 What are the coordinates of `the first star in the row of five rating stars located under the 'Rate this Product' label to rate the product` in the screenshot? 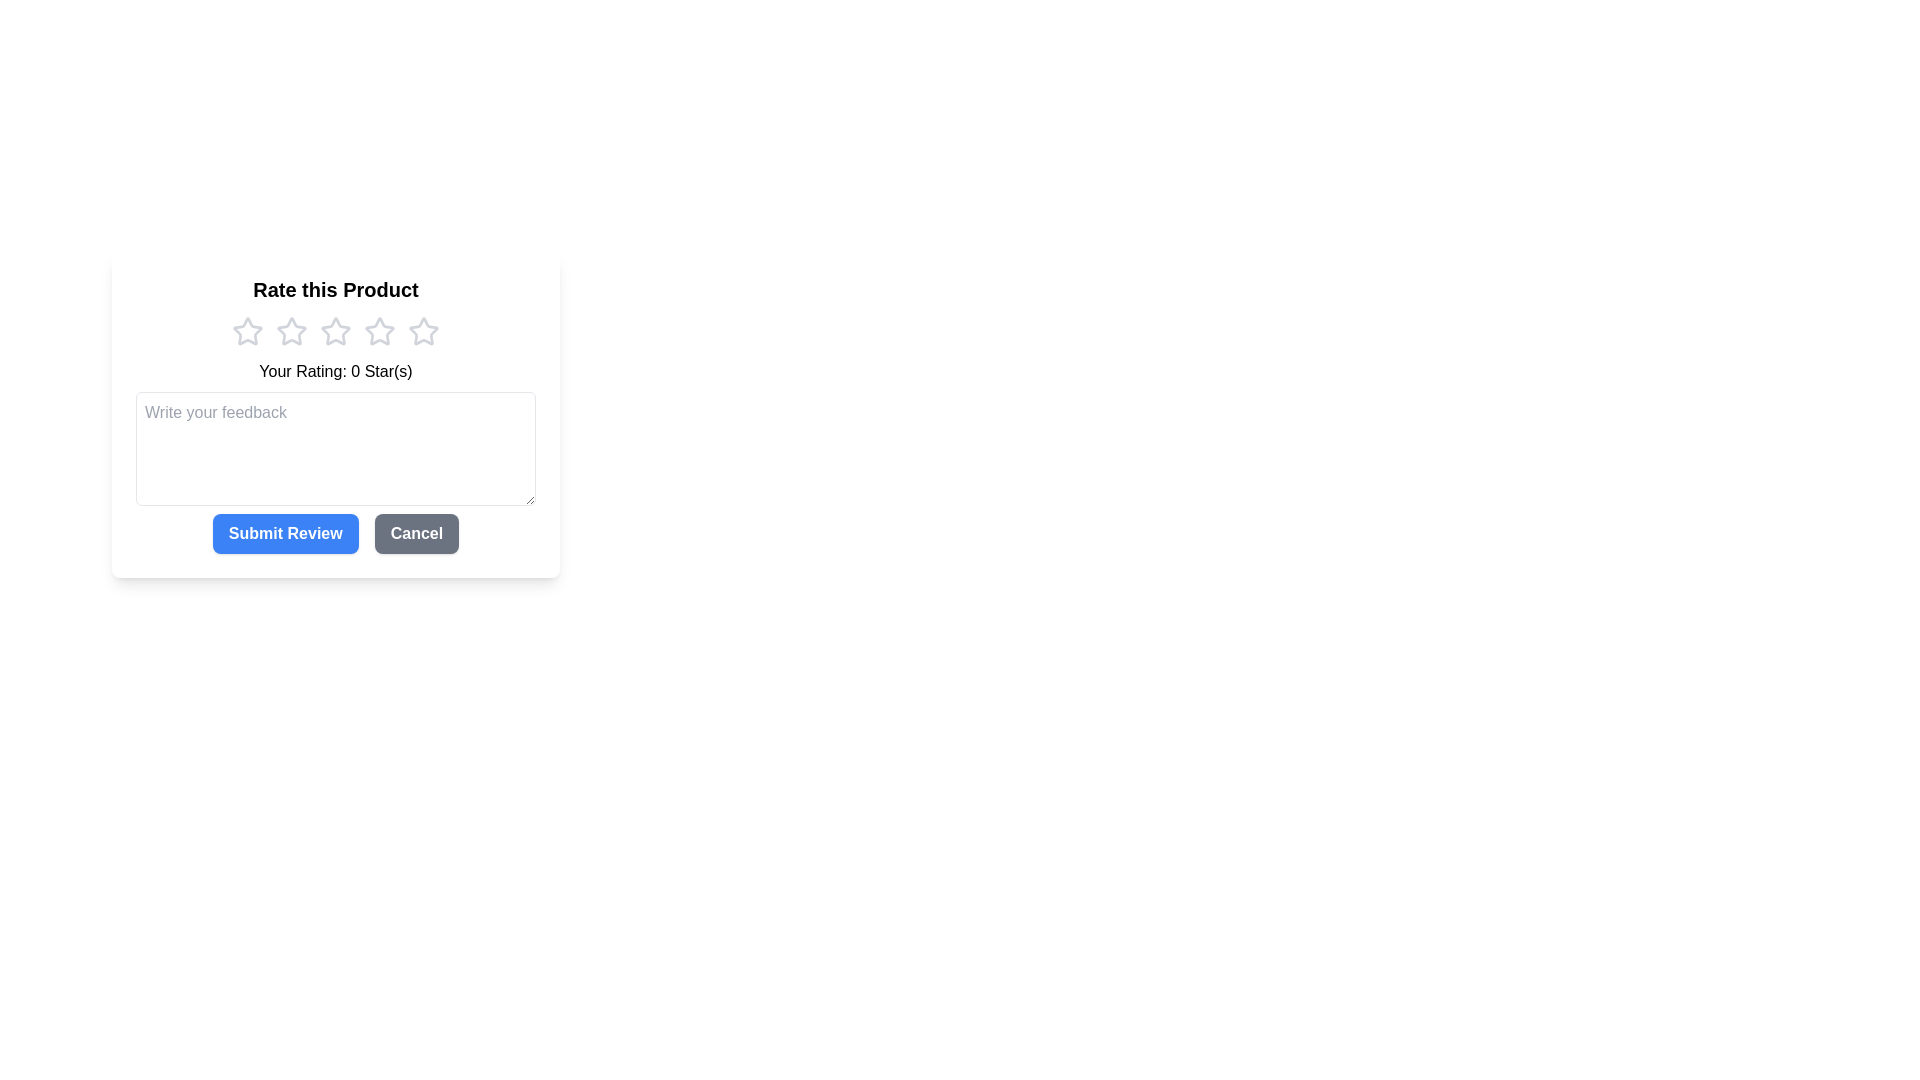 It's located at (247, 330).